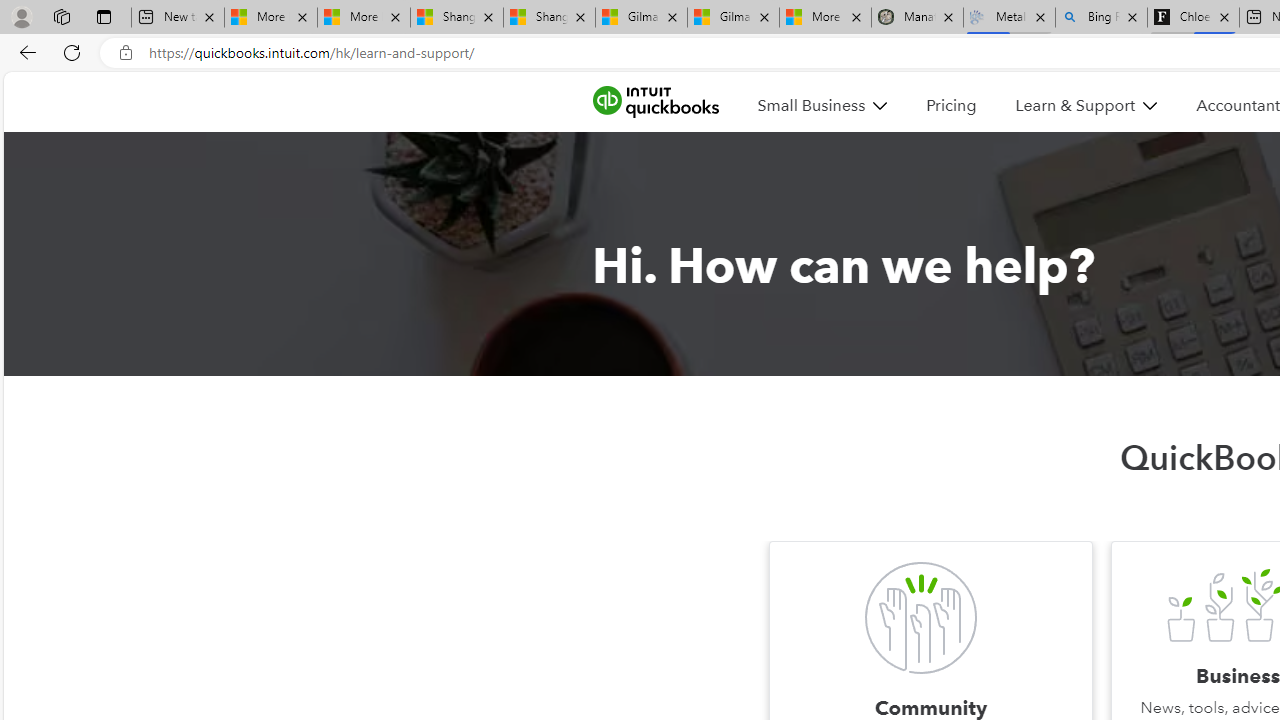 Image resolution: width=1280 pixels, height=720 pixels. What do you see at coordinates (1100, 17) in the screenshot?
I see `'Bing Real Estate - Home sales and rental listings'` at bounding box center [1100, 17].